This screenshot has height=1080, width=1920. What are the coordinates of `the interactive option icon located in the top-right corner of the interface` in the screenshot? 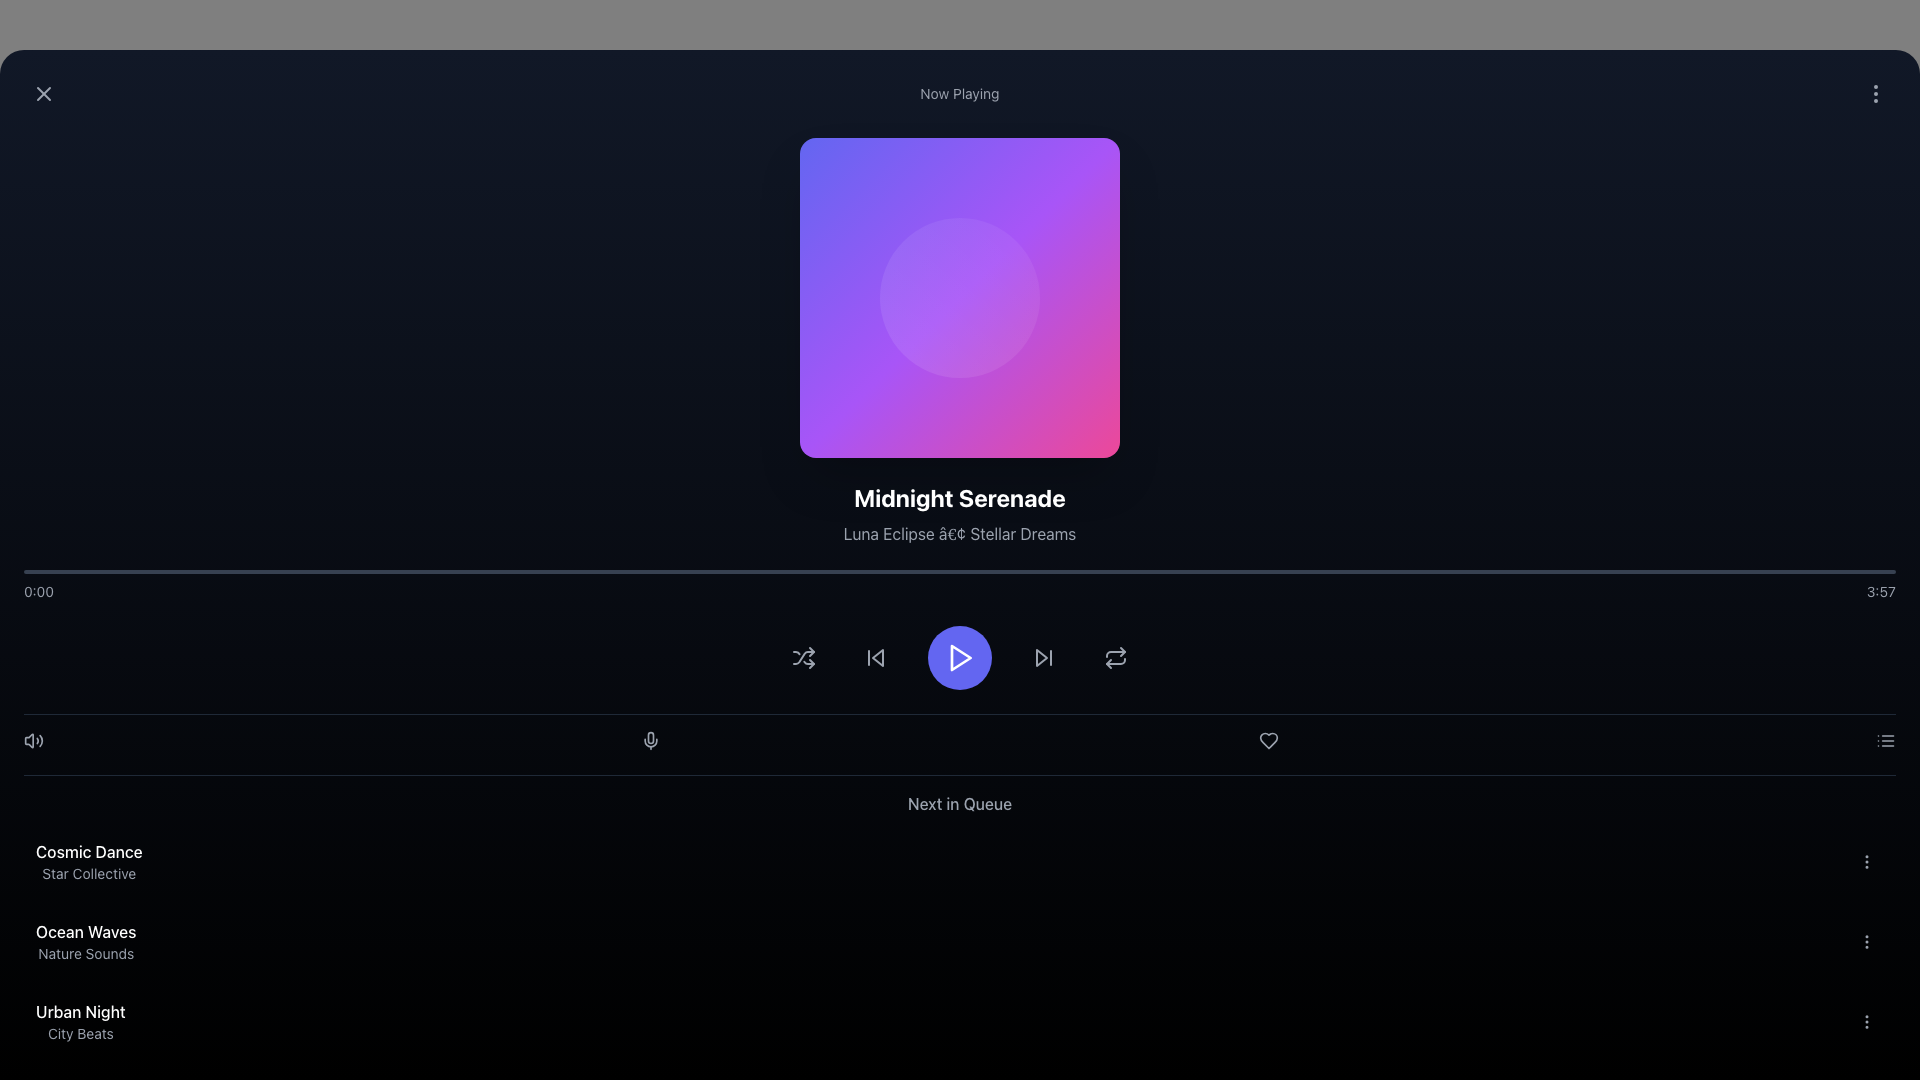 It's located at (1875, 93).